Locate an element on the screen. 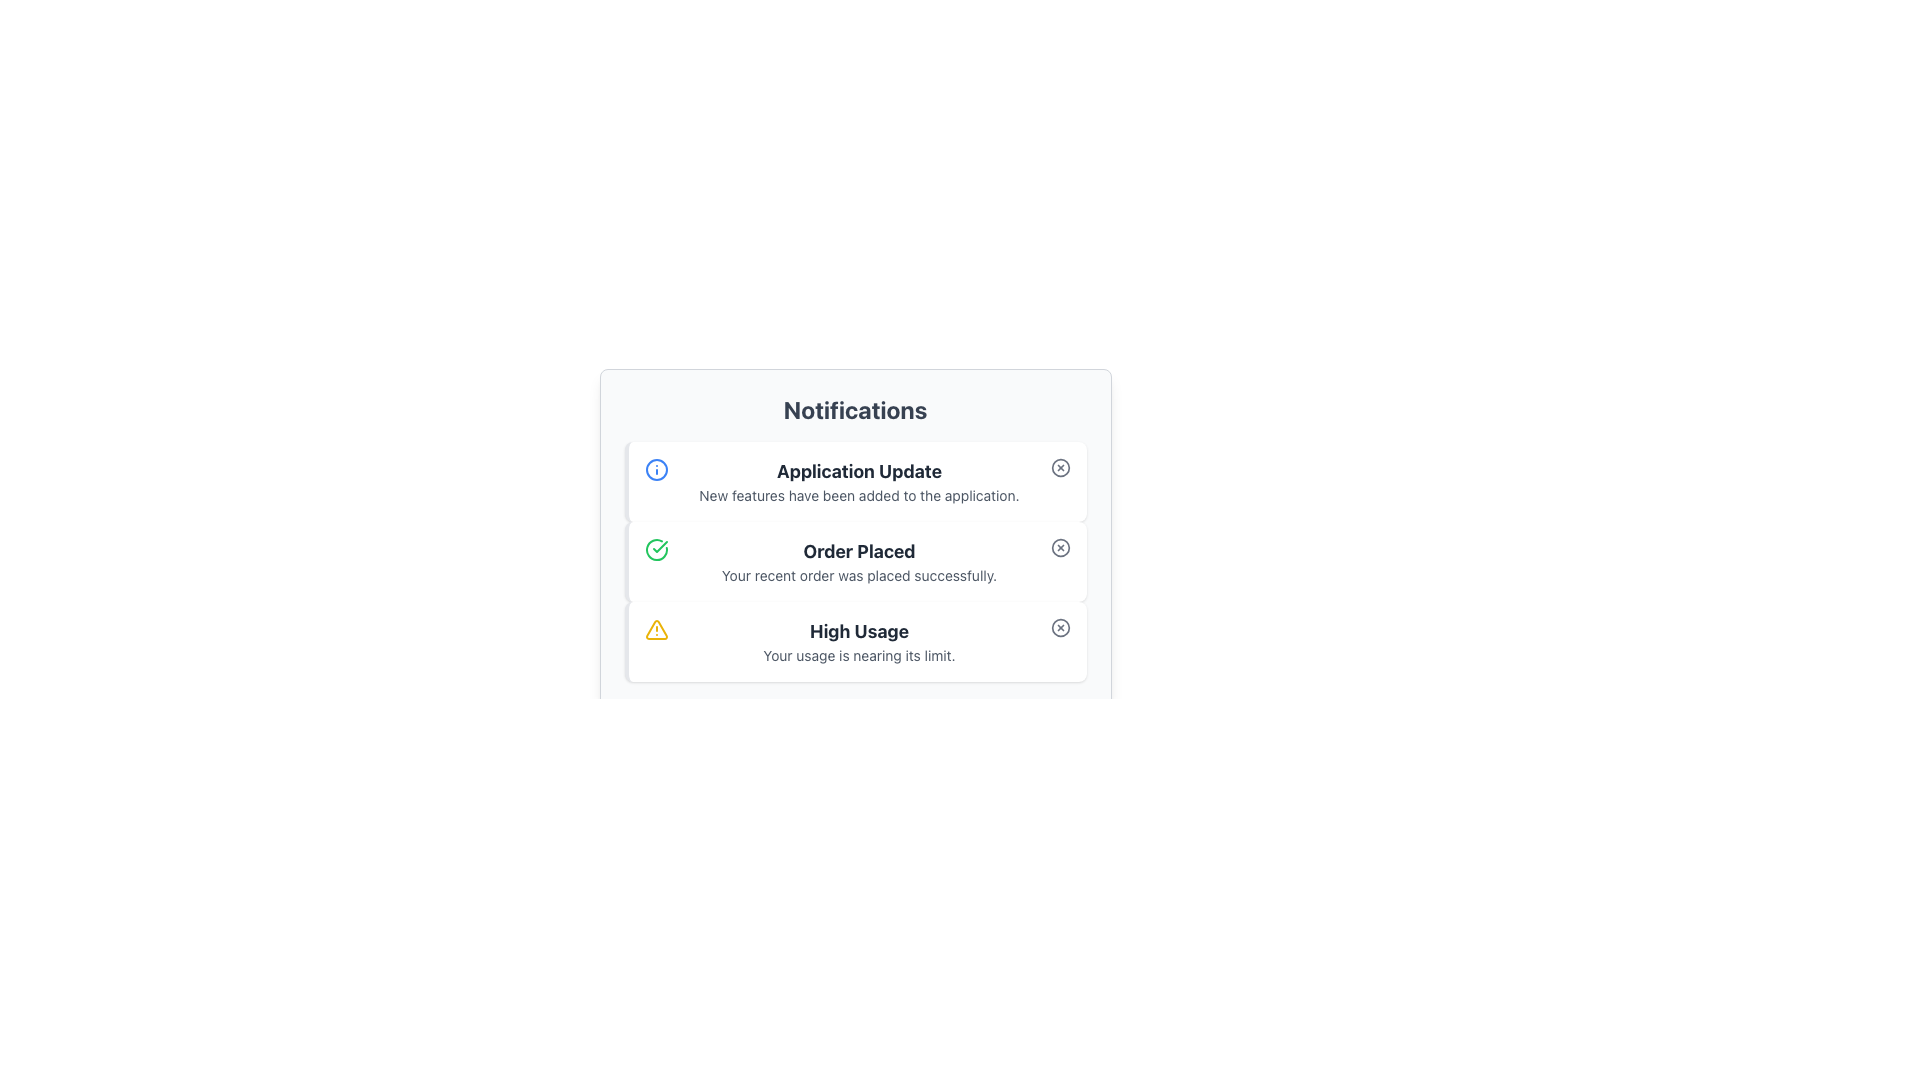 This screenshot has height=1080, width=1920. the Notification item displaying 'High Usage' with accompanying text 'Your usage is nearing its limit.' is located at coordinates (859, 641).